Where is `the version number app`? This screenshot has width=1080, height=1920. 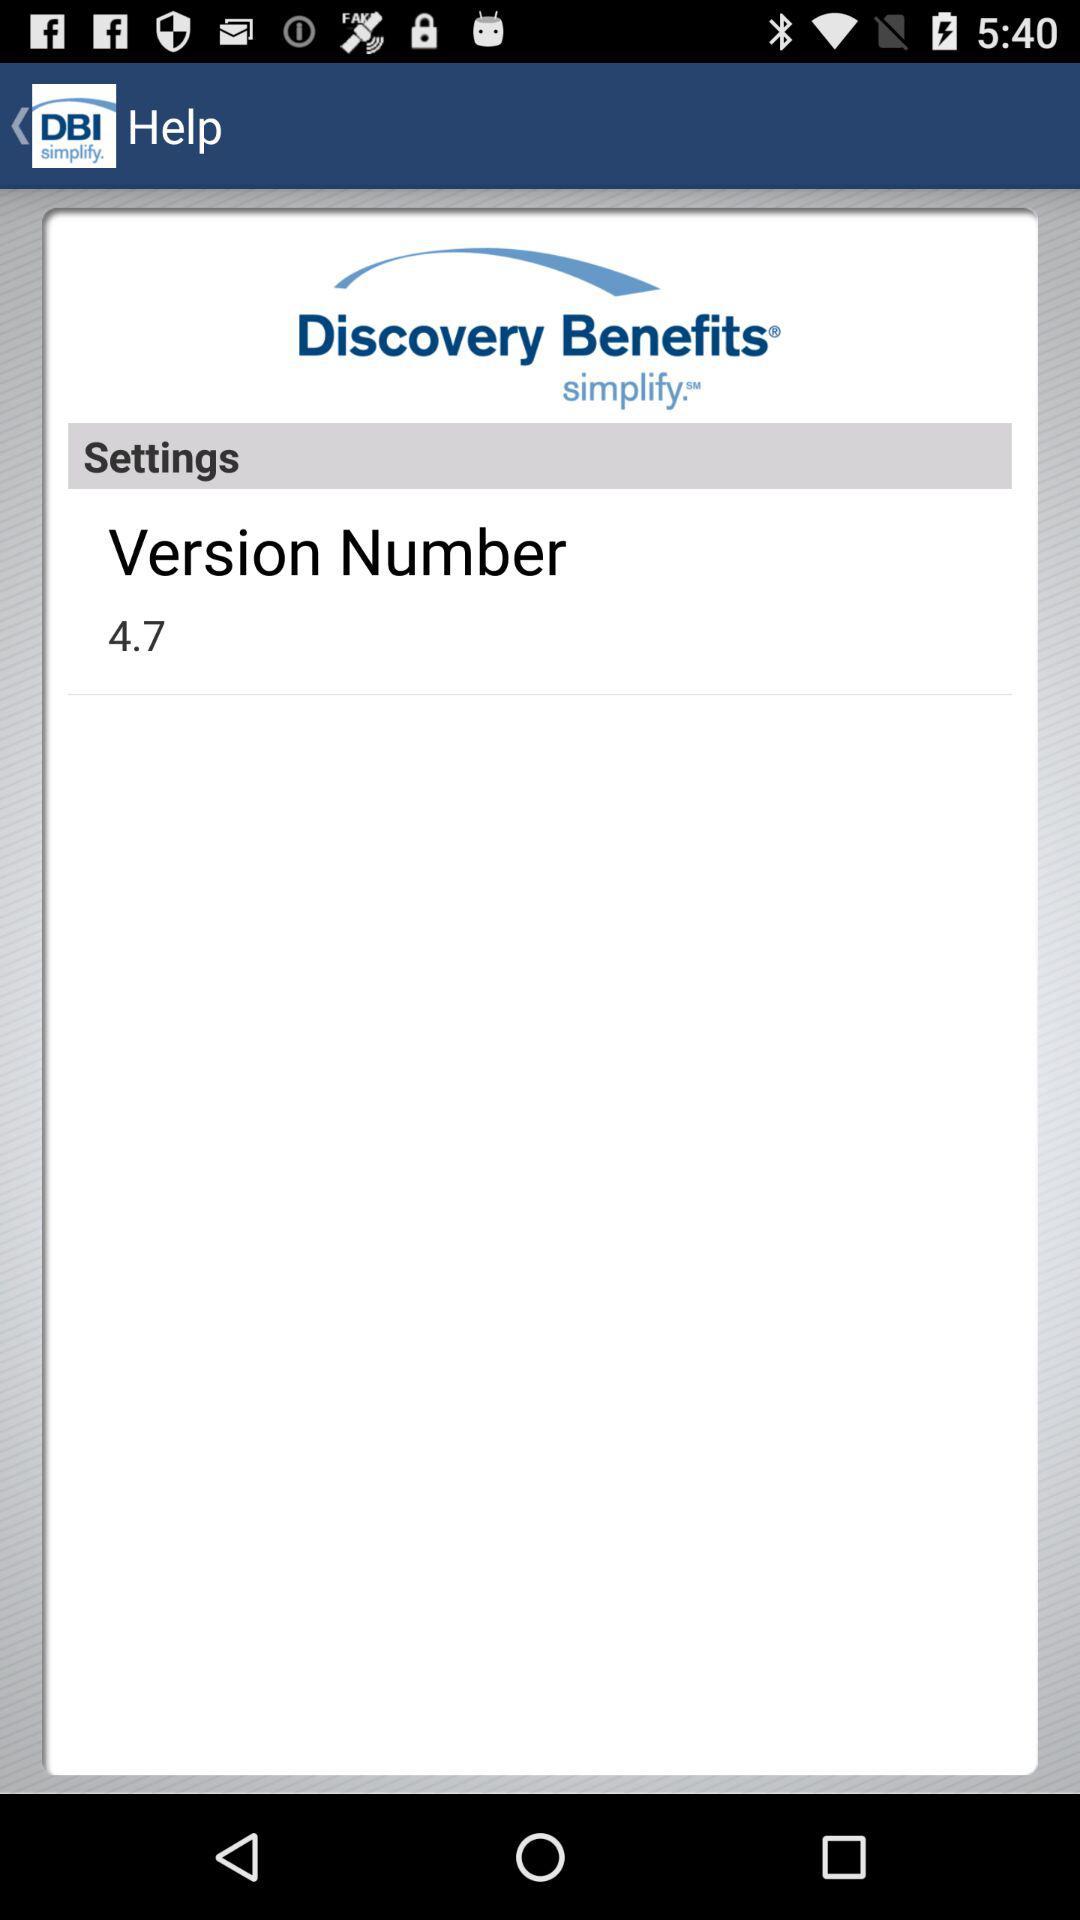 the version number app is located at coordinates (336, 550).